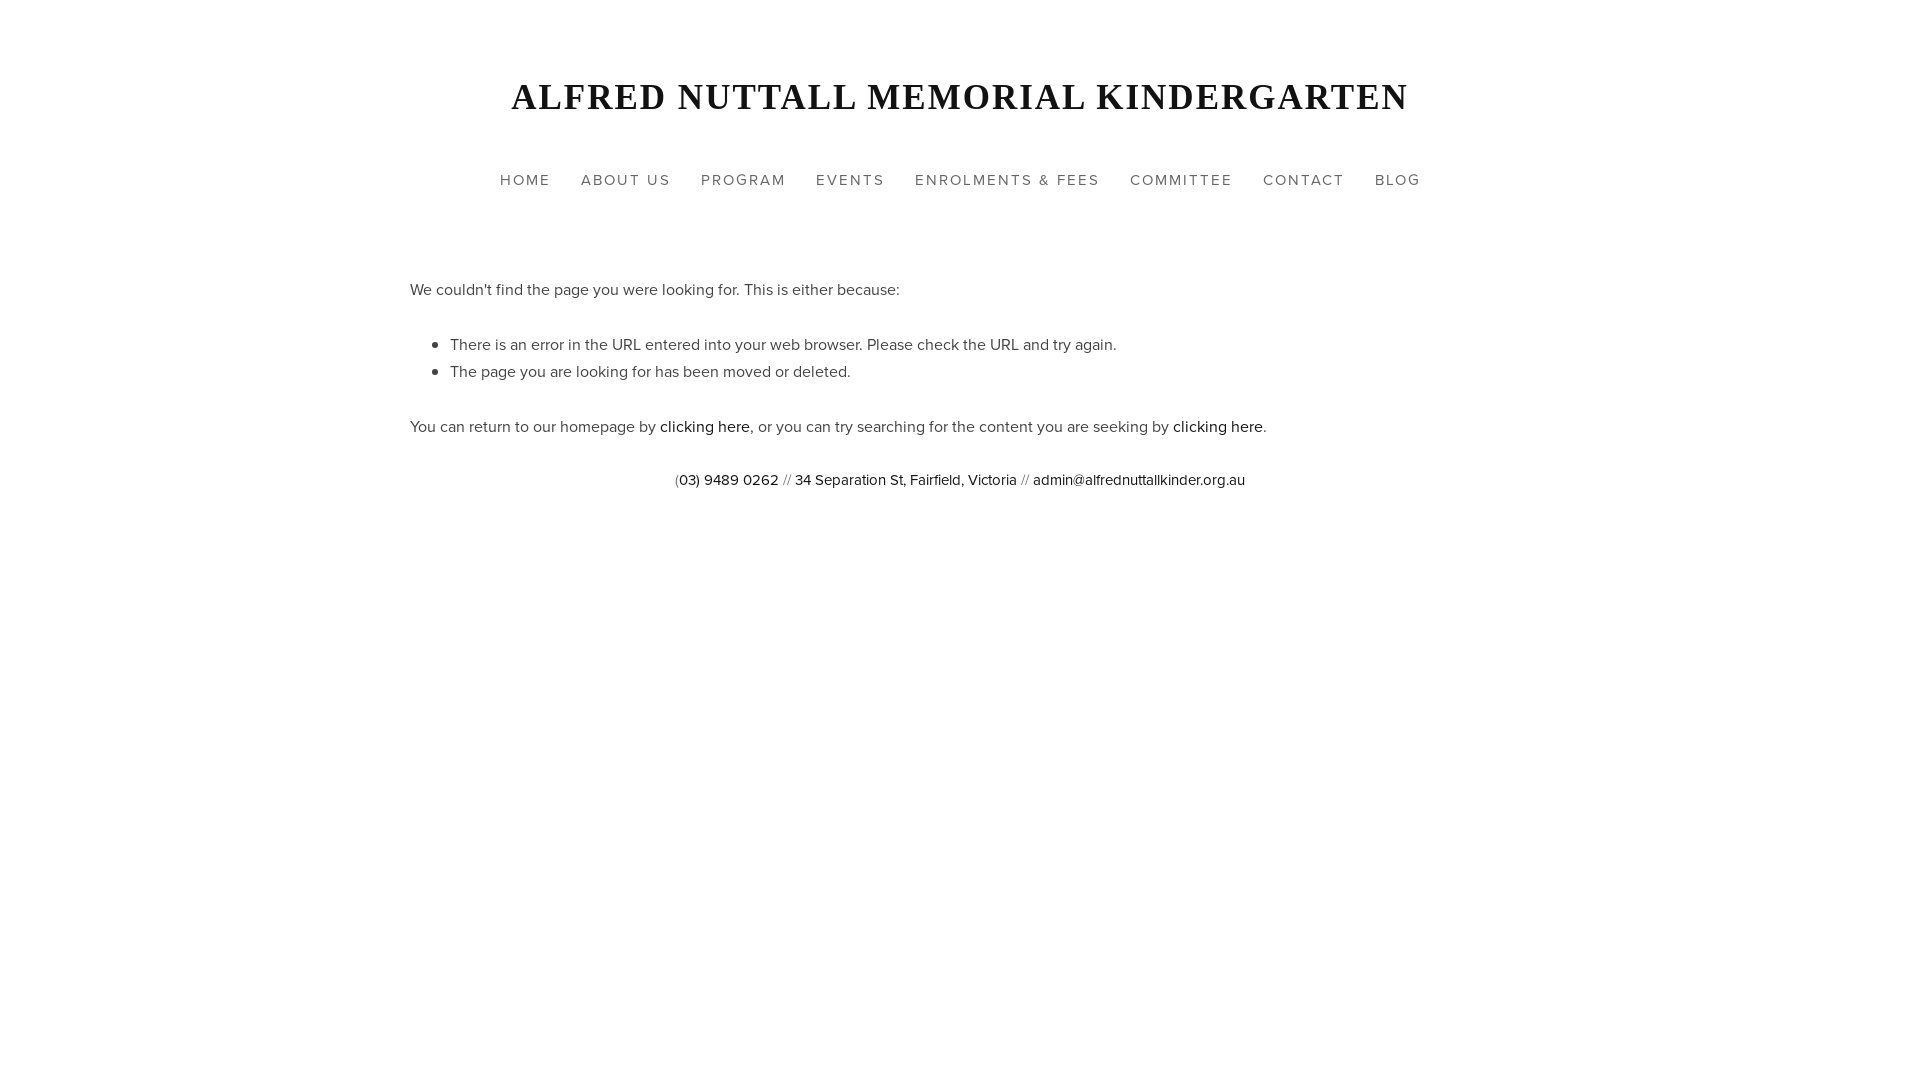 This screenshot has width=1920, height=1080. What do you see at coordinates (850, 180) in the screenshot?
I see `'EVENTS'` at bounding box center [850, 180].